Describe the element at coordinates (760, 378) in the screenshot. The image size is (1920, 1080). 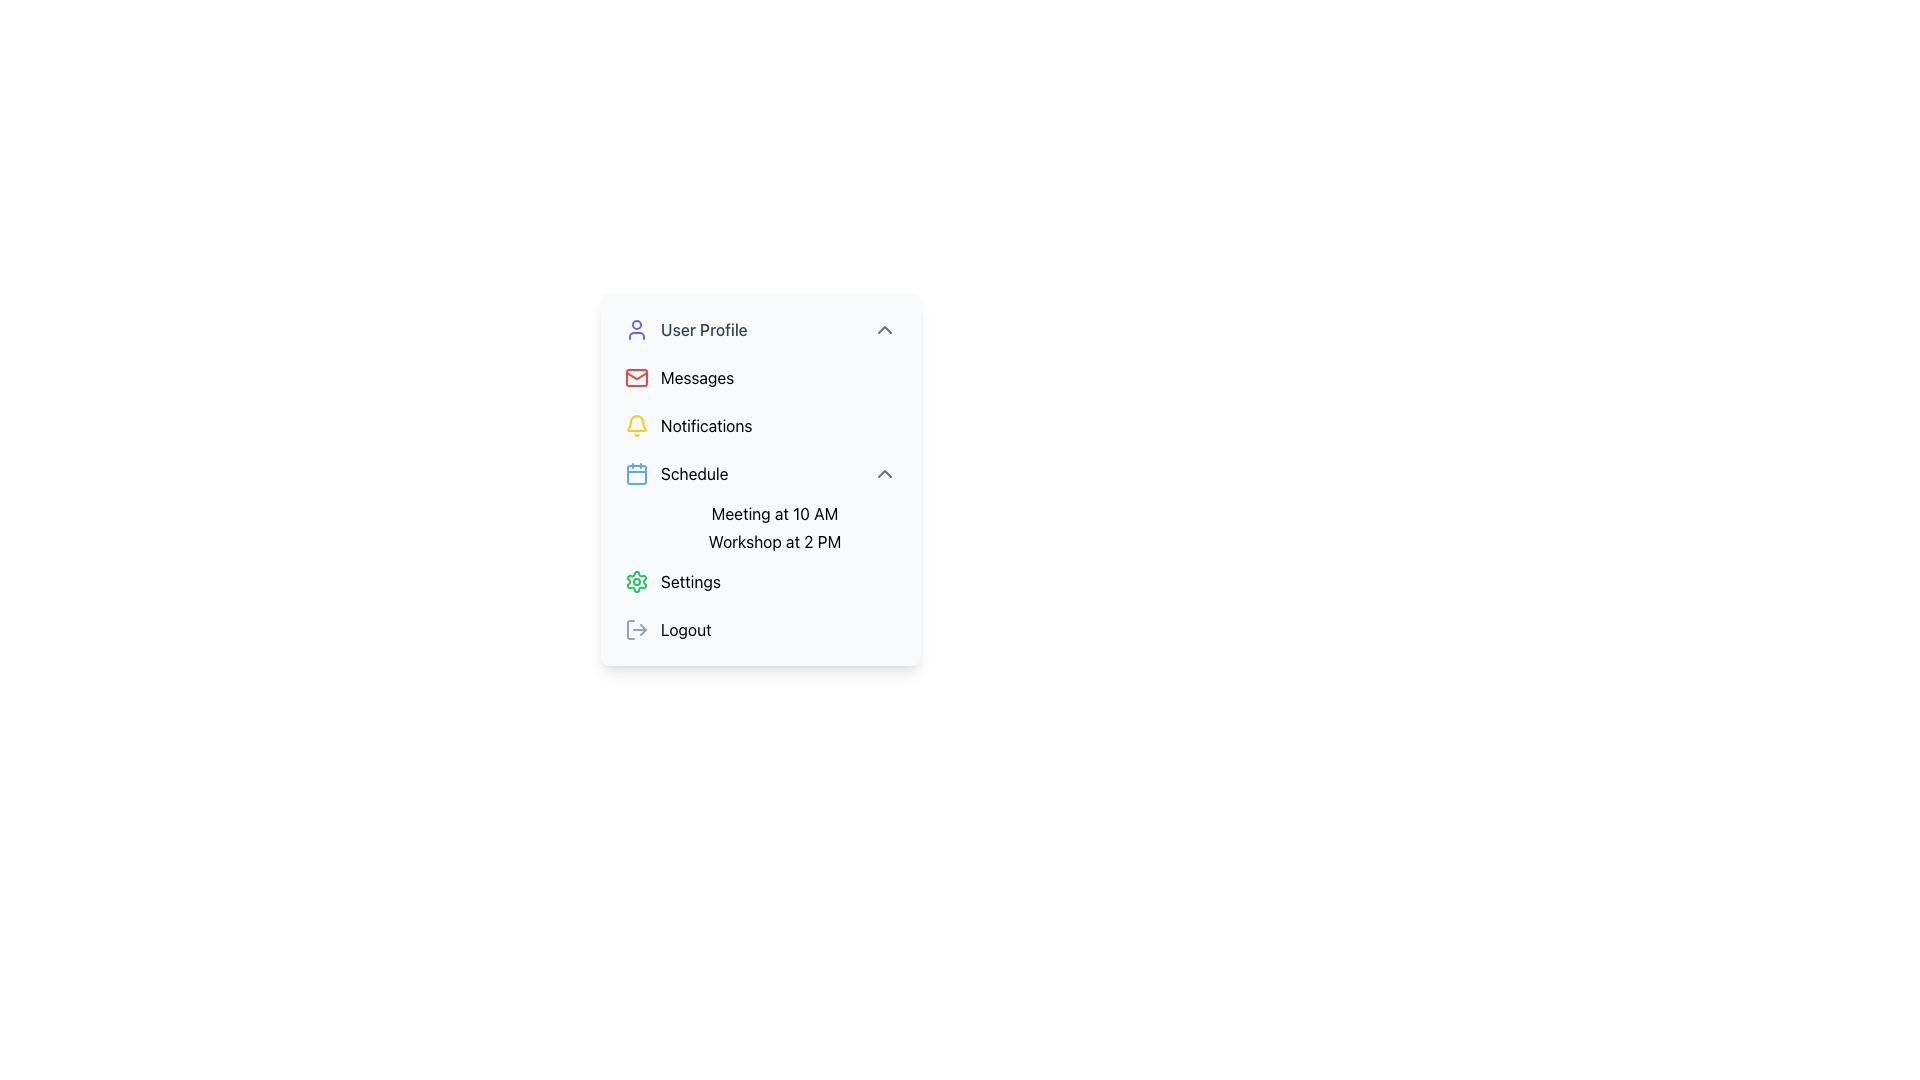
I see `the 'Messages' menu list item, which features a red envelope icon and bold black text on a white background, located below 'User Profile' and above 'Notifications'` at that location.